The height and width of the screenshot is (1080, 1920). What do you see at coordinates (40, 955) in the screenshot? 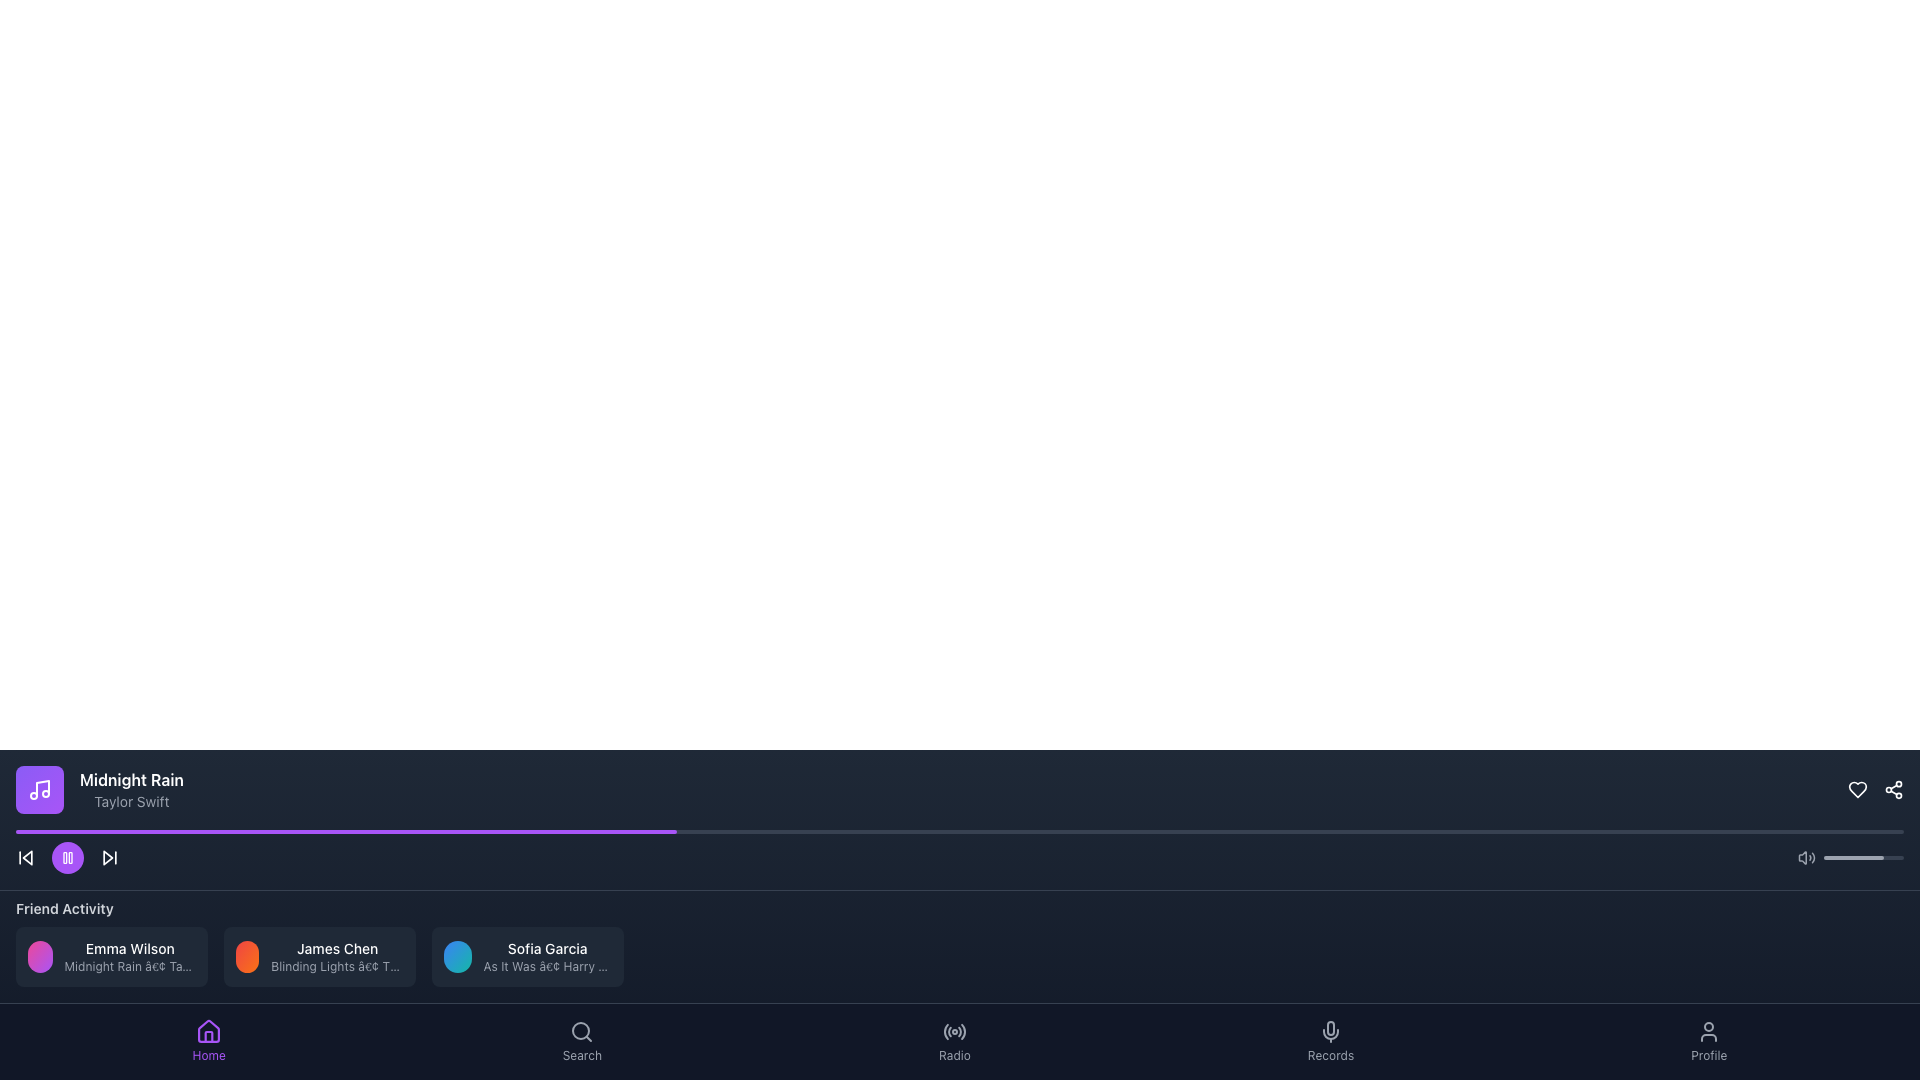
I see `the circular avatar representing user 'Emma Wilson' located in the 'Friend Activity' section, to the far left of the text 'Emma Wilson' and 'Midnight Rain • Taylor Swift.'` at bounding box center [40, 955].